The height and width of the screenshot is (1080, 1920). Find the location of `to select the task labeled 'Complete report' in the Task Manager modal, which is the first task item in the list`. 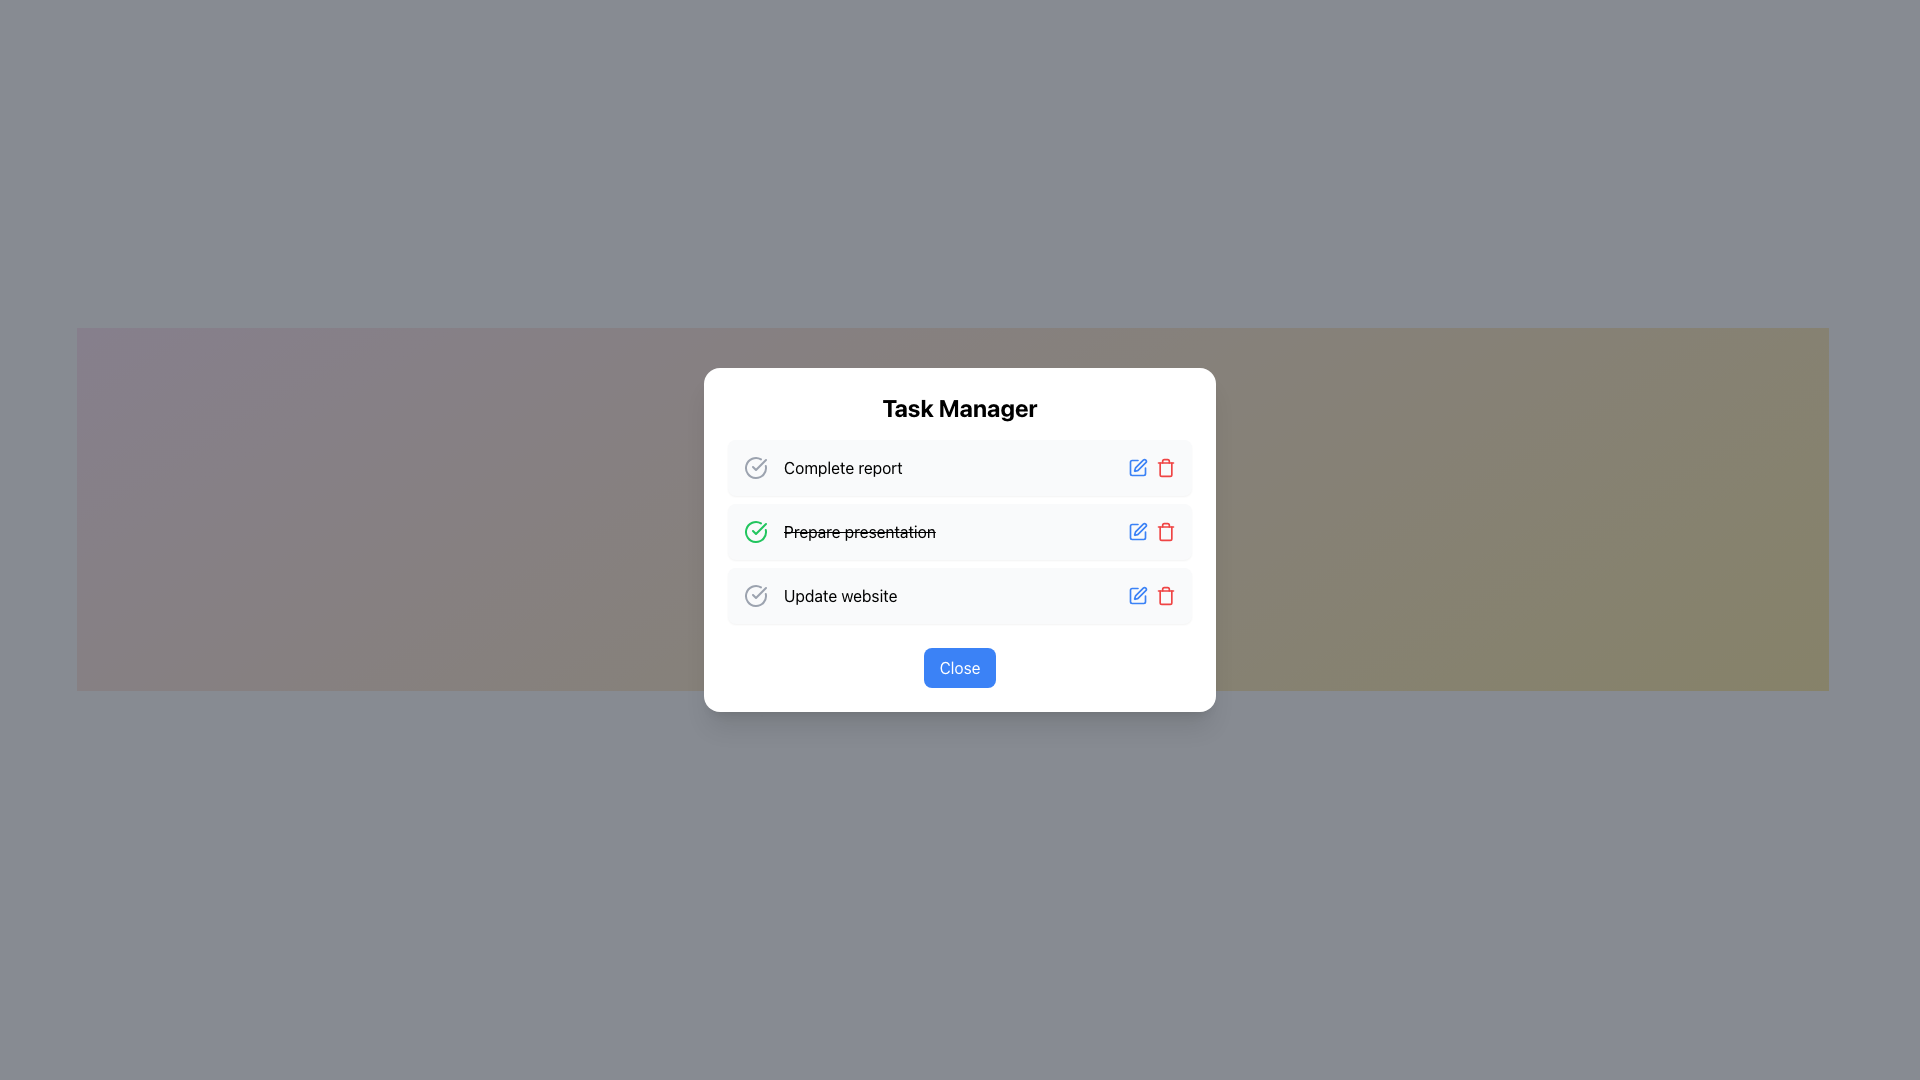

to select the task labeled 'Complete report' in the Task Manager modal, which is the first task item in the list is located at coordinates (823, 467).